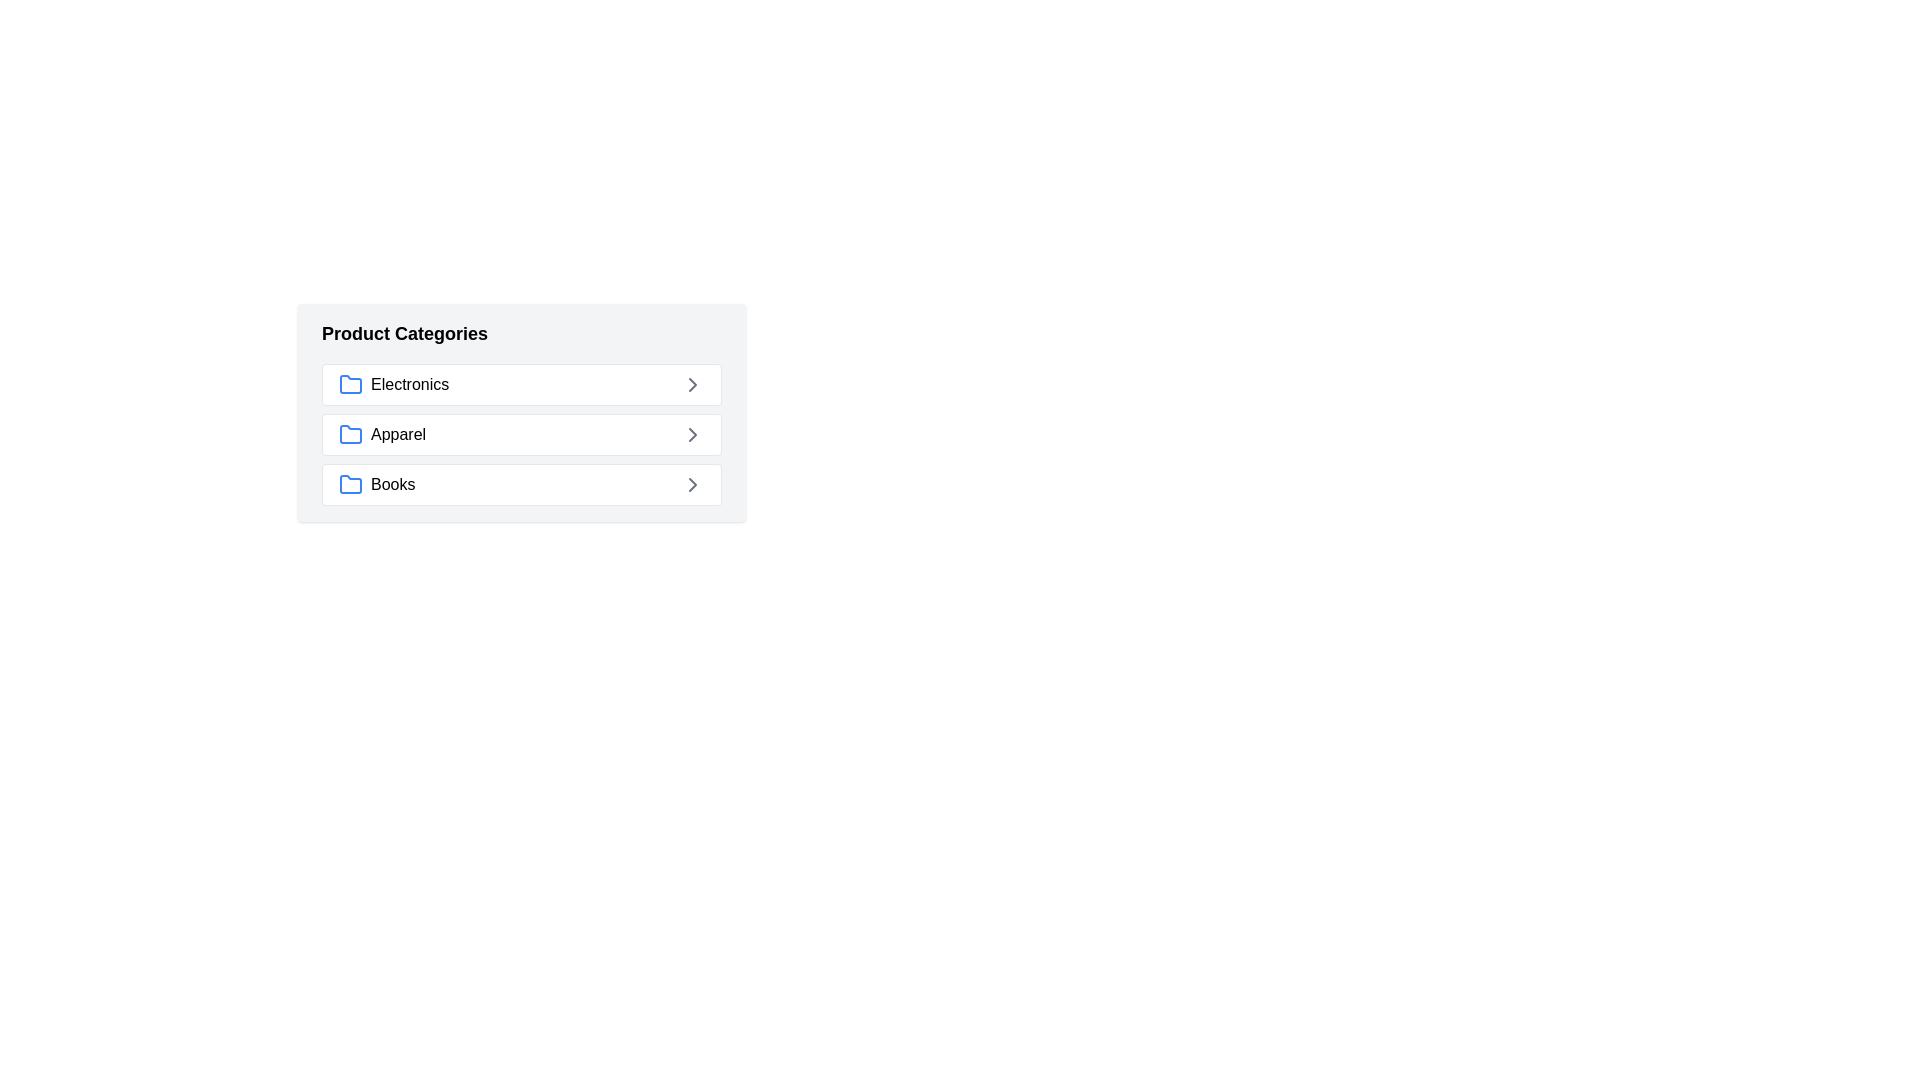  I want to click on the blue sketched folder icon representing the 'Electronics' category, located next to the text 'Electronics' in the topmost entry of the category list, so click(350, 384).